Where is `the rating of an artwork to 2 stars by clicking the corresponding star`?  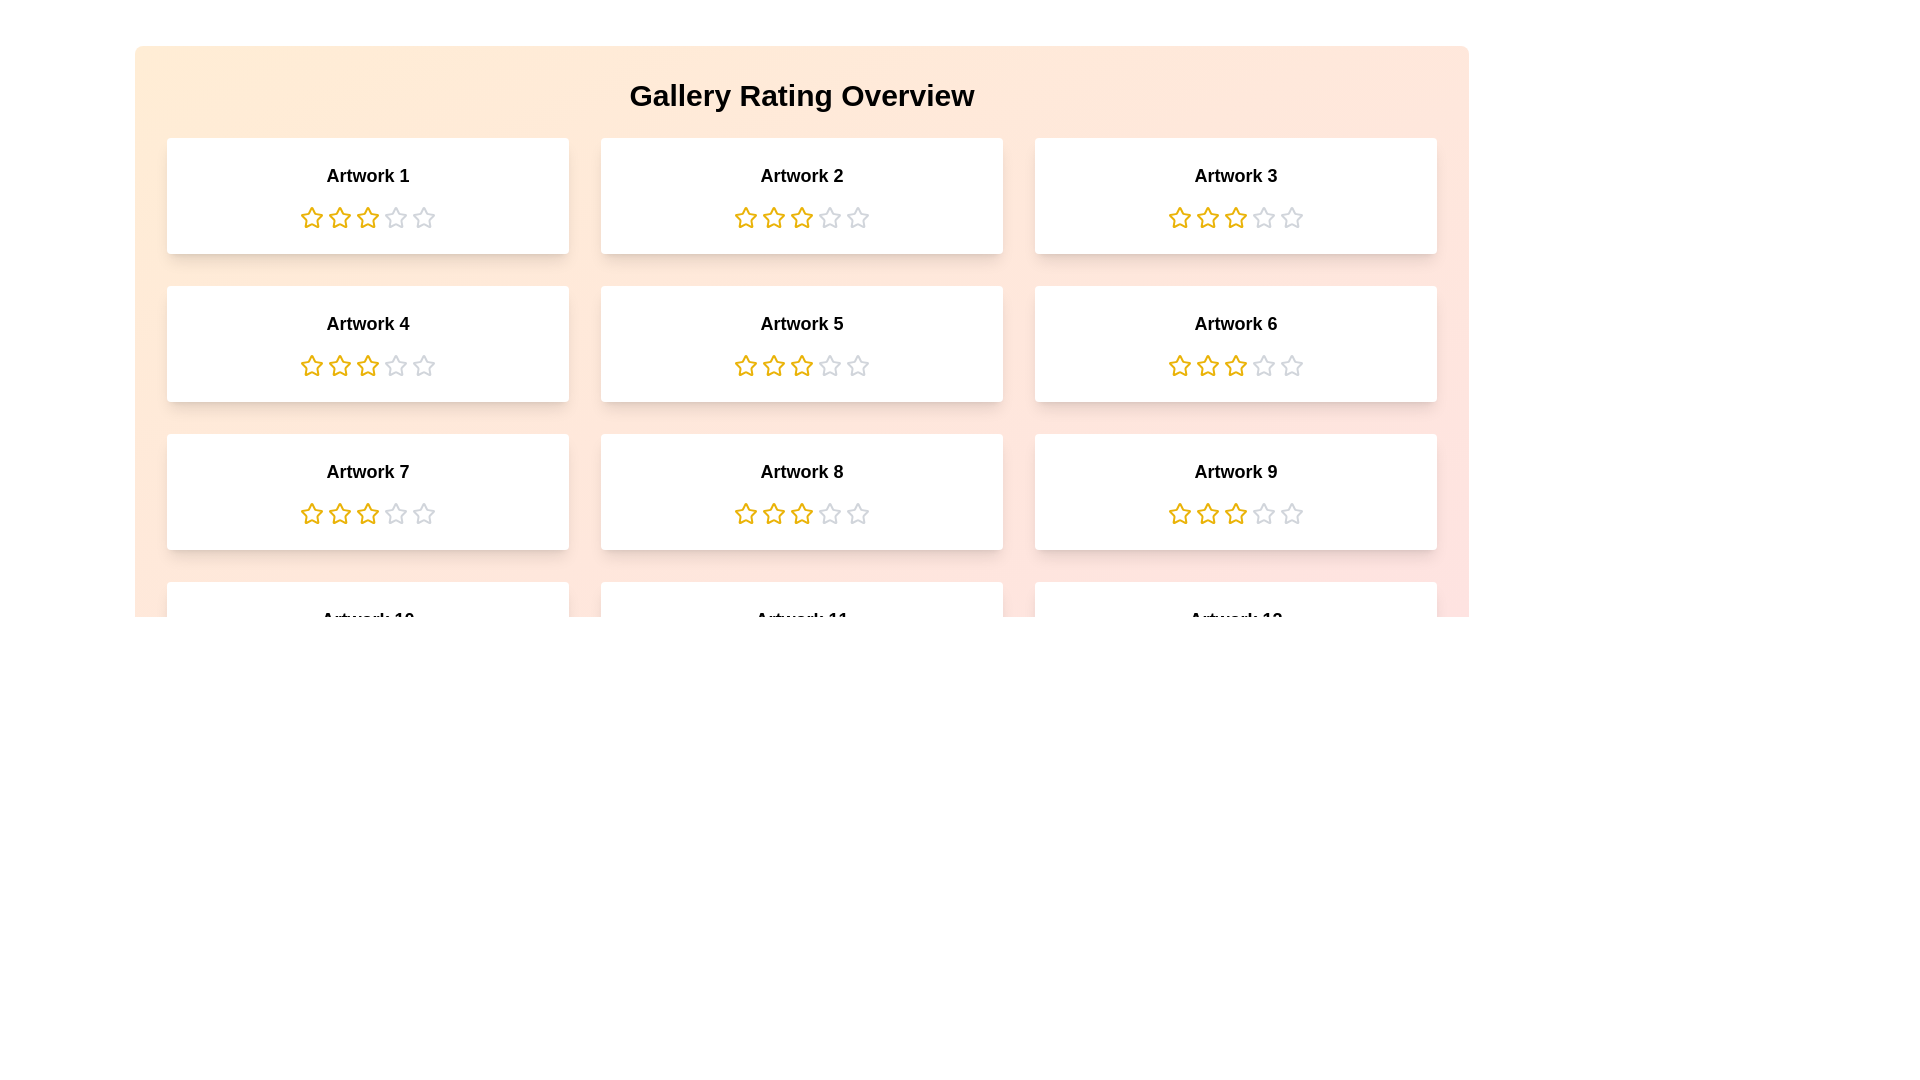
the rating of an artwork to 2 stars by clicking the corresponding star is located at coordinates (340, 218).